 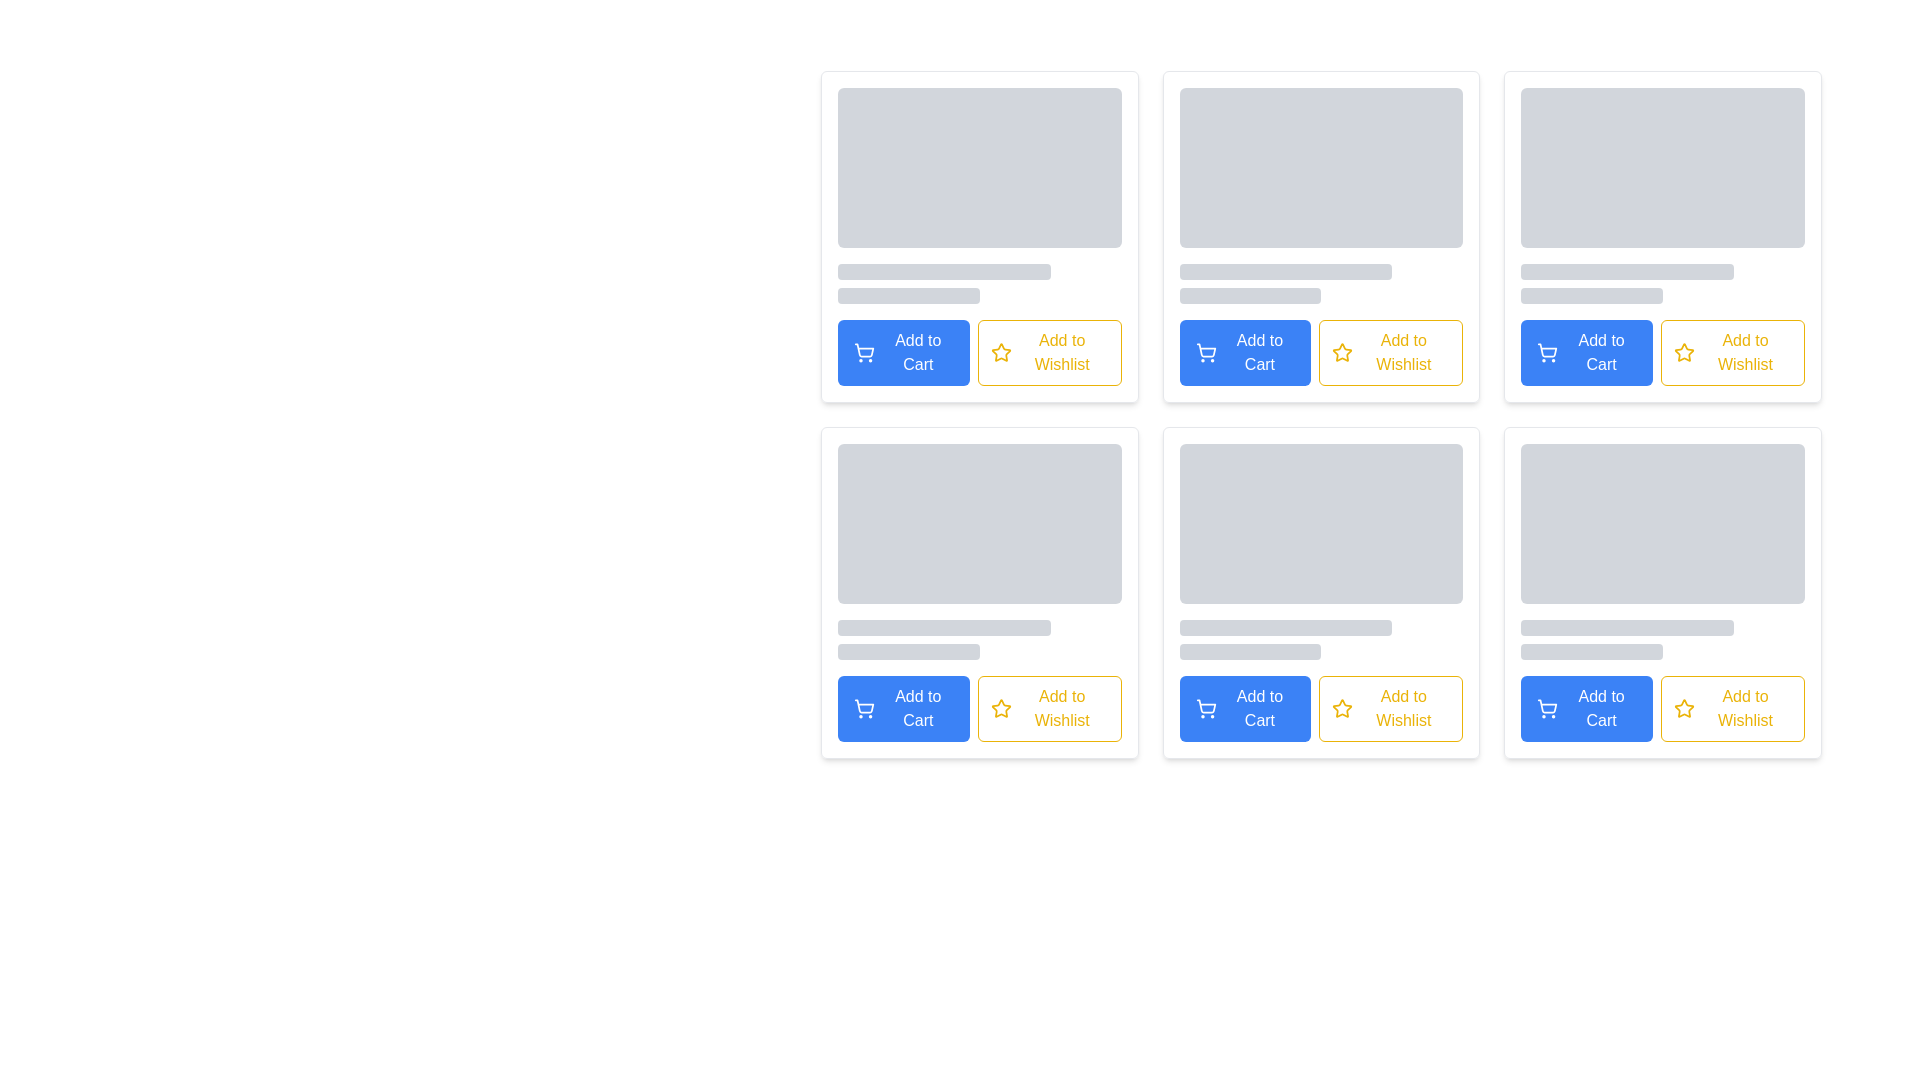 I want to click on the shopping cart icon within the 'Add to Cart' button located at the lower right card in a grid layout, so click(x=1546, y=708).